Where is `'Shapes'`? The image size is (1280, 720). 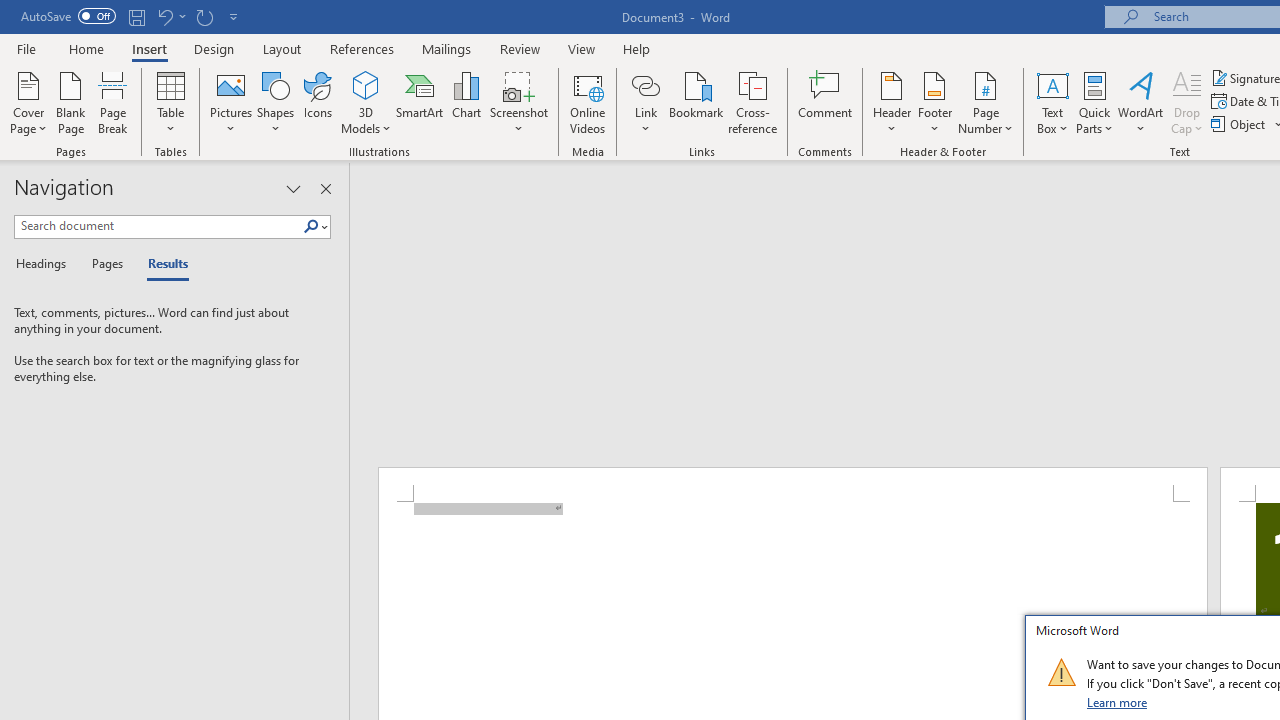
'Shapes' is located at coordinates (274, 103).